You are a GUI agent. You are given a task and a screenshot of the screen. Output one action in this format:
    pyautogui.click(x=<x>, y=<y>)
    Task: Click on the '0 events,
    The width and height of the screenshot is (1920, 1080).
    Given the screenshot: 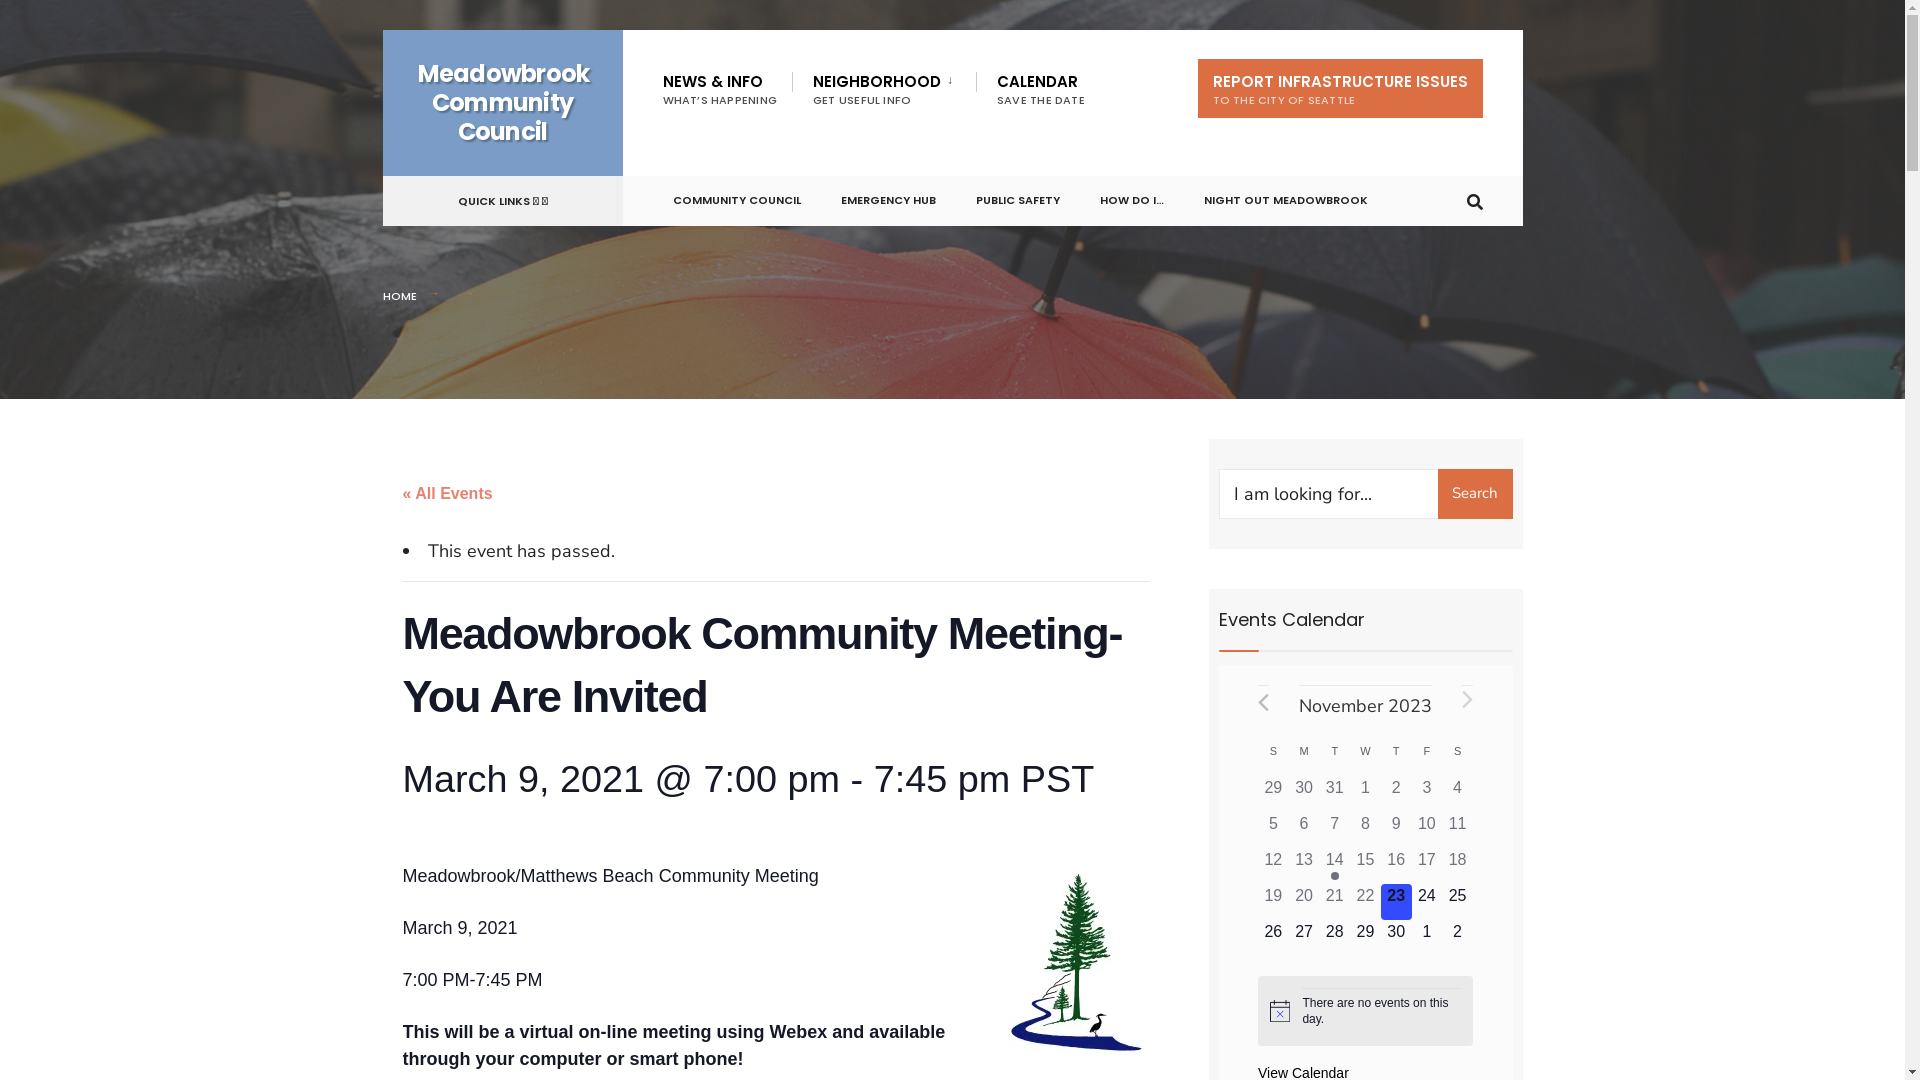 What is the action you would take?
    pyautogui.click(x=1395, y=937)
    